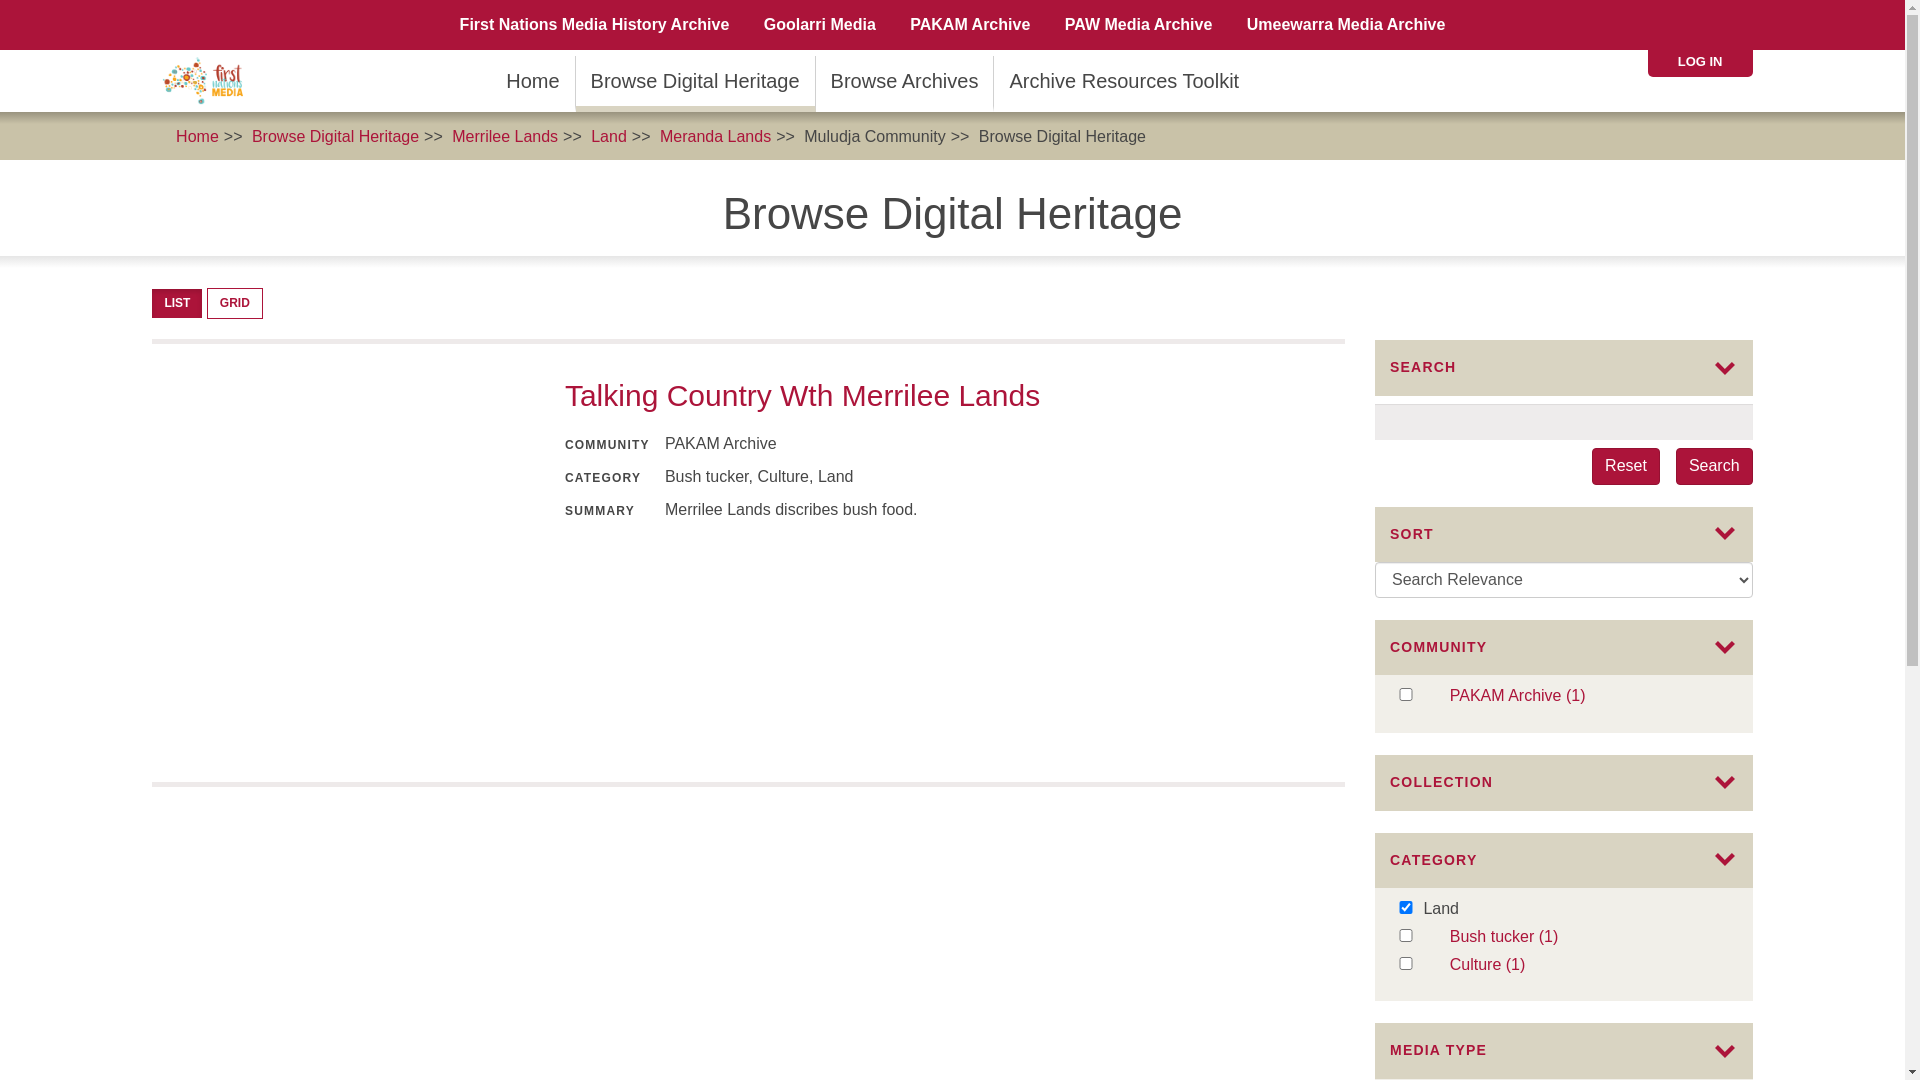  I want to click on 'Reset', so click(1626, 466).